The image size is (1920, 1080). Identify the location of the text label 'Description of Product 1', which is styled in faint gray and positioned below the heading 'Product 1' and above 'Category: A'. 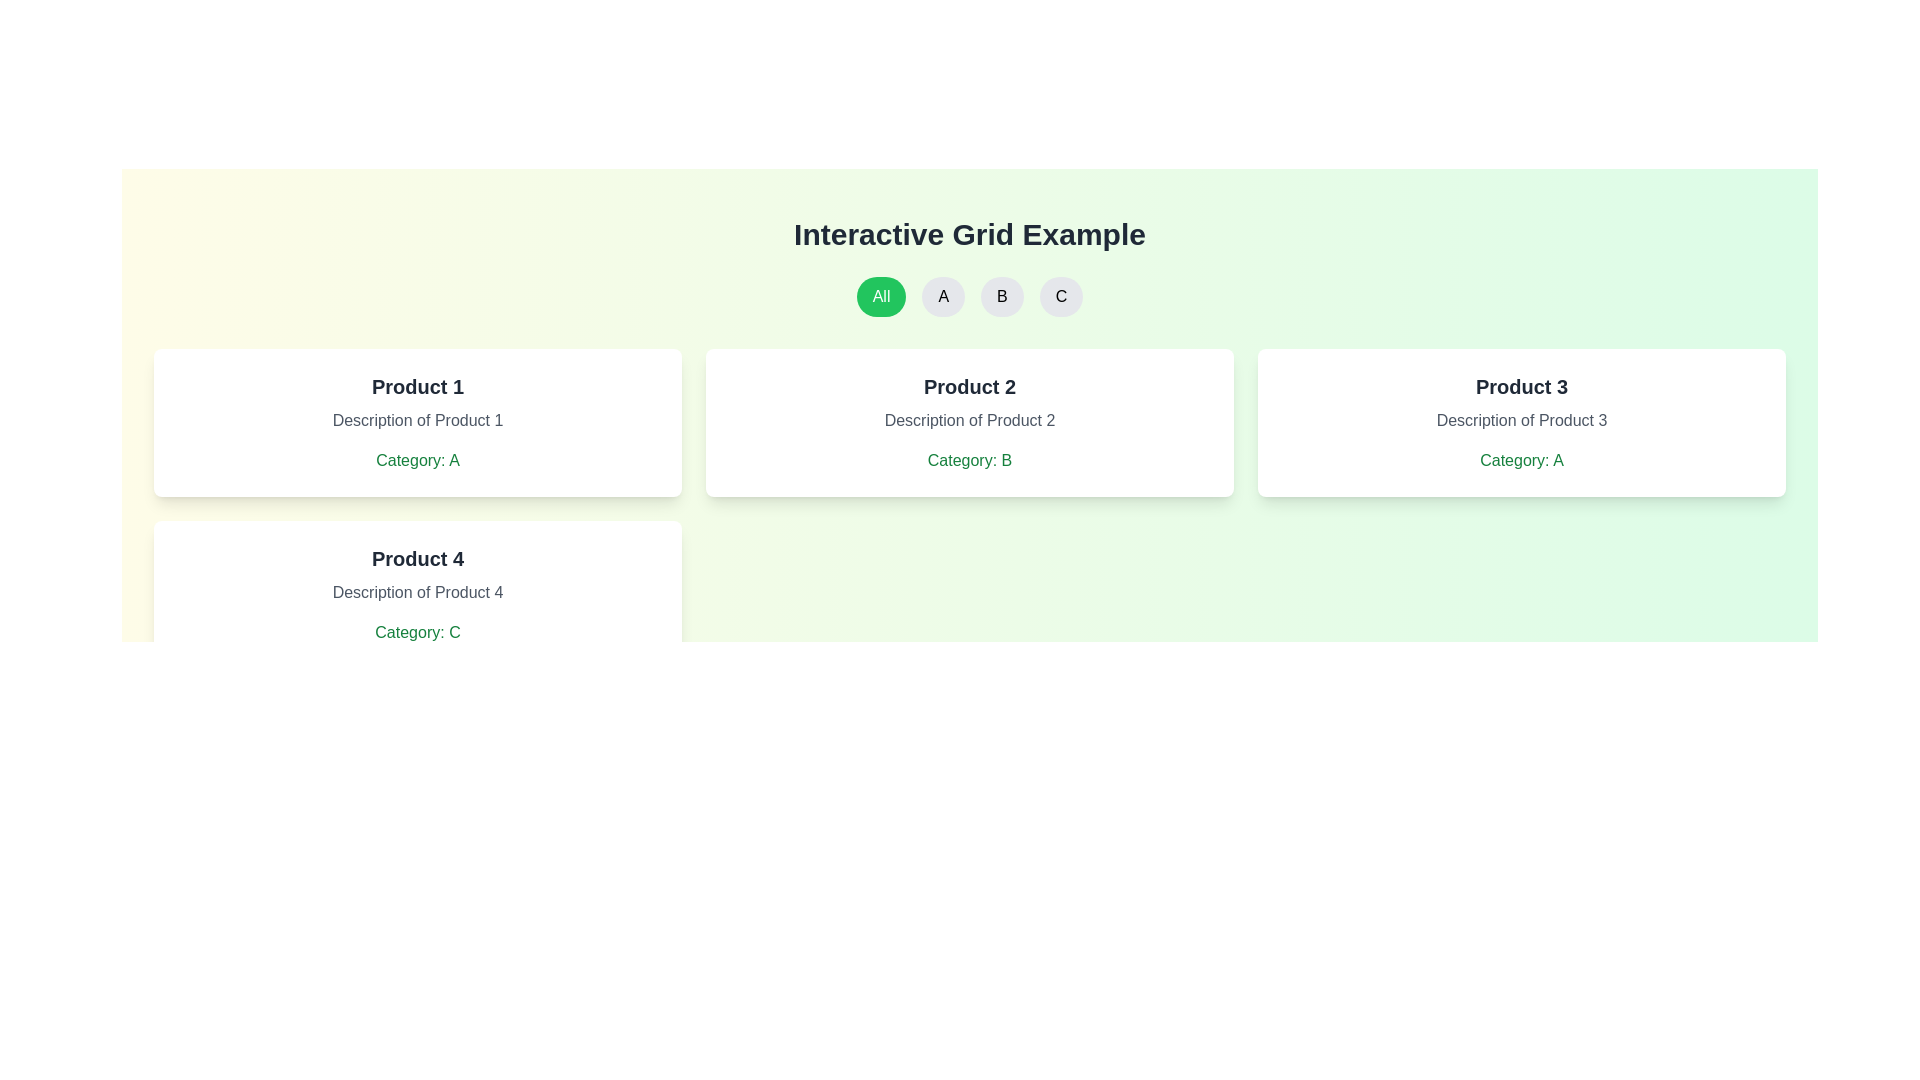
(416, 419).